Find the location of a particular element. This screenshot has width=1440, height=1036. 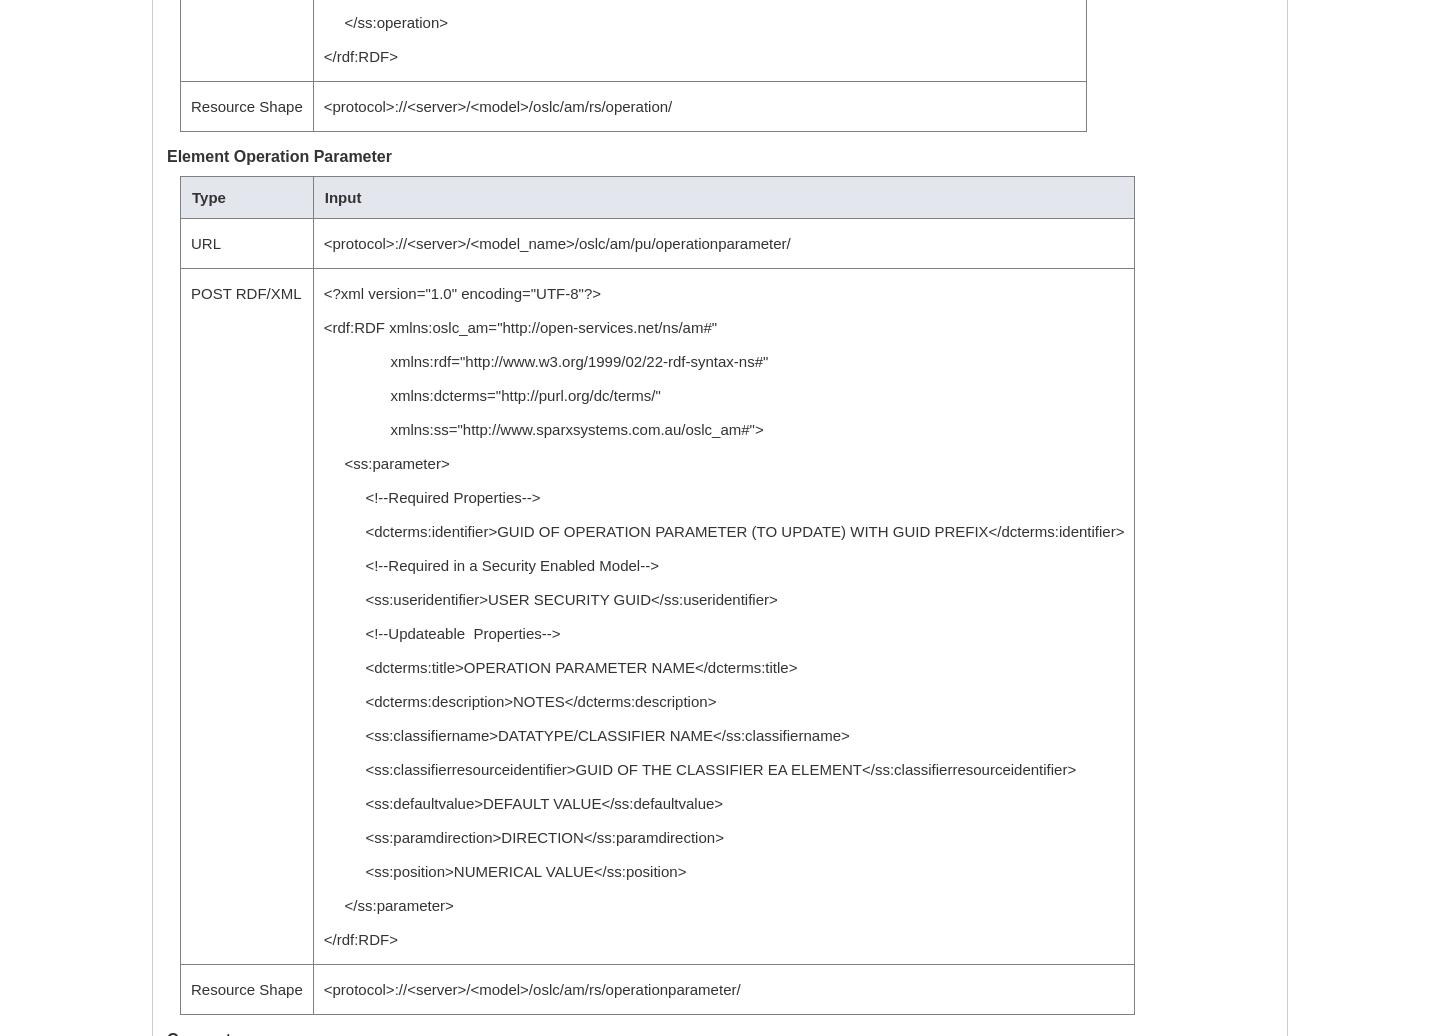

'xmlns:dcterms="http://purl.org/dc/terms/"' is located at coordinates (490, 395).